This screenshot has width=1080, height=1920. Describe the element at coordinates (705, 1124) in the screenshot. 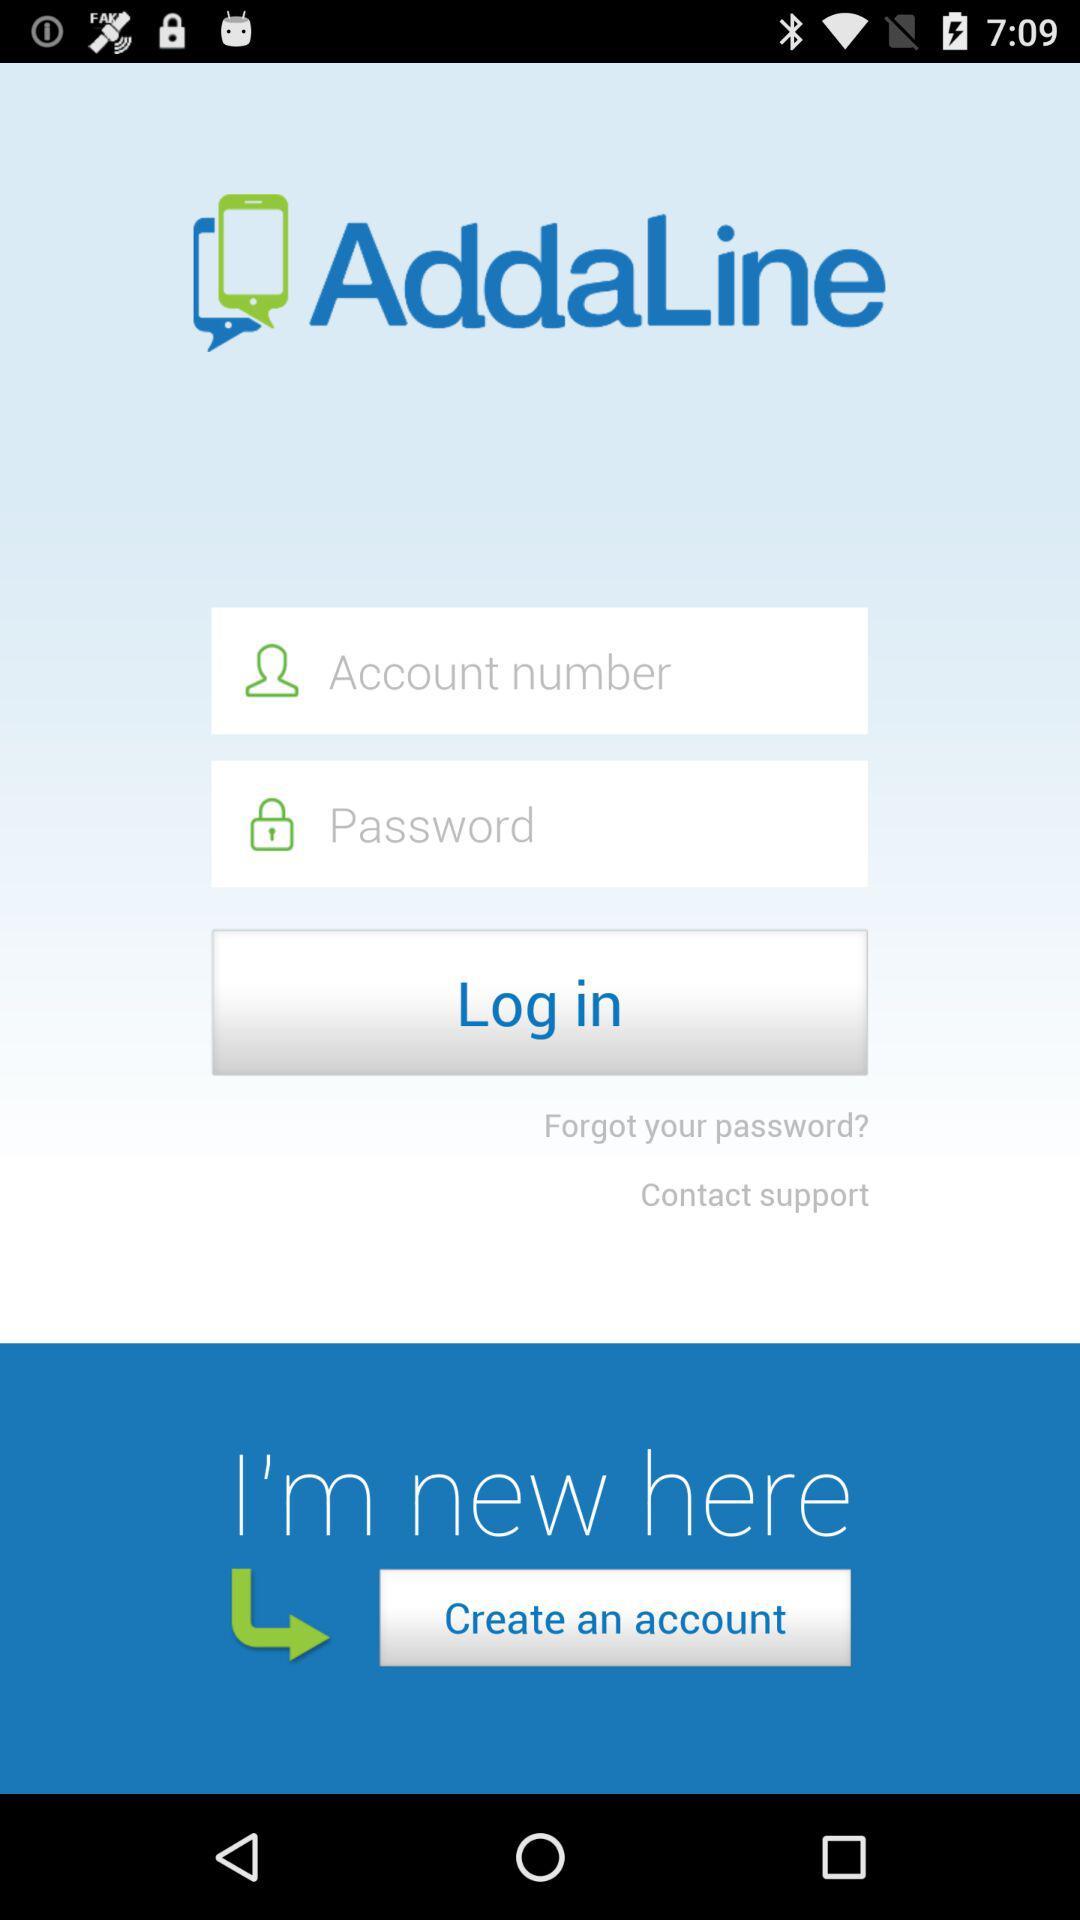

I see `the forgot your password? icon` at that location.